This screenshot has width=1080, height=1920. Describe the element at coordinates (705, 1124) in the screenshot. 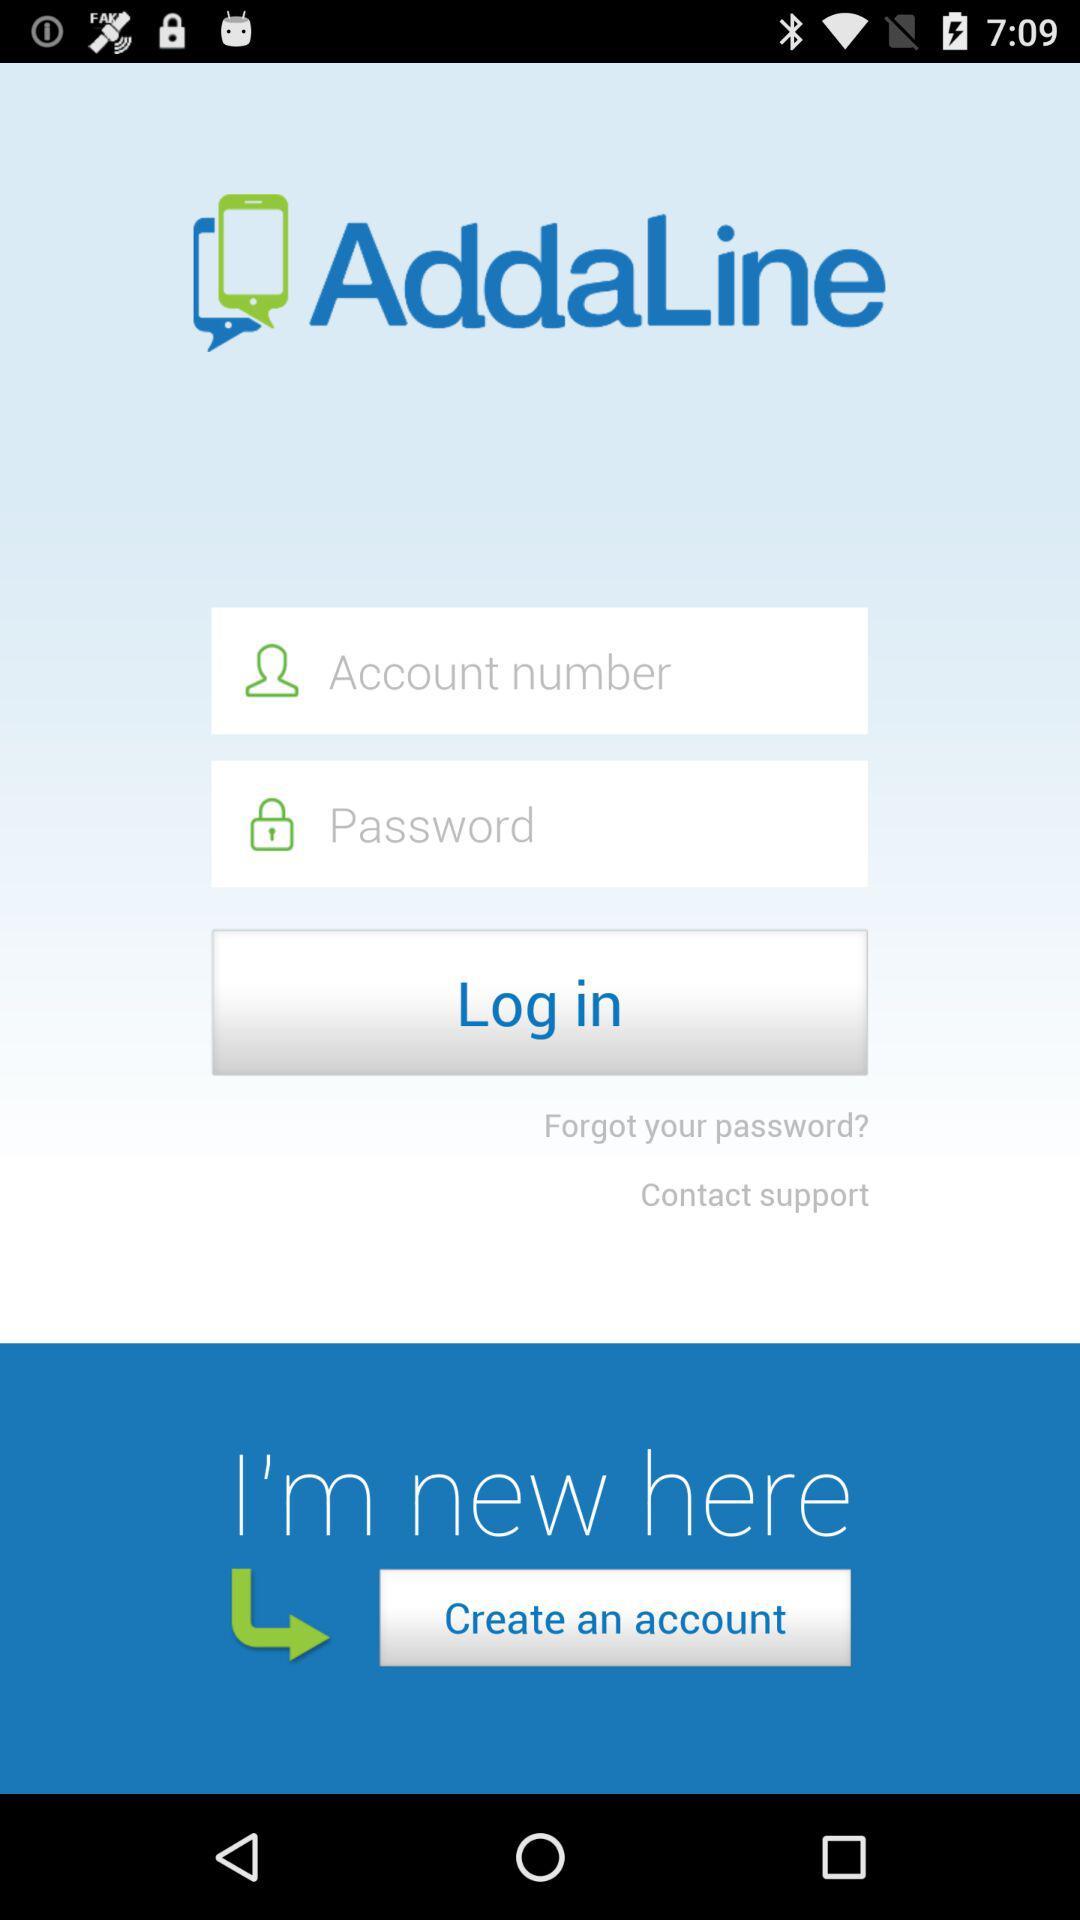

I see `the forgot your password? icon` at that location.